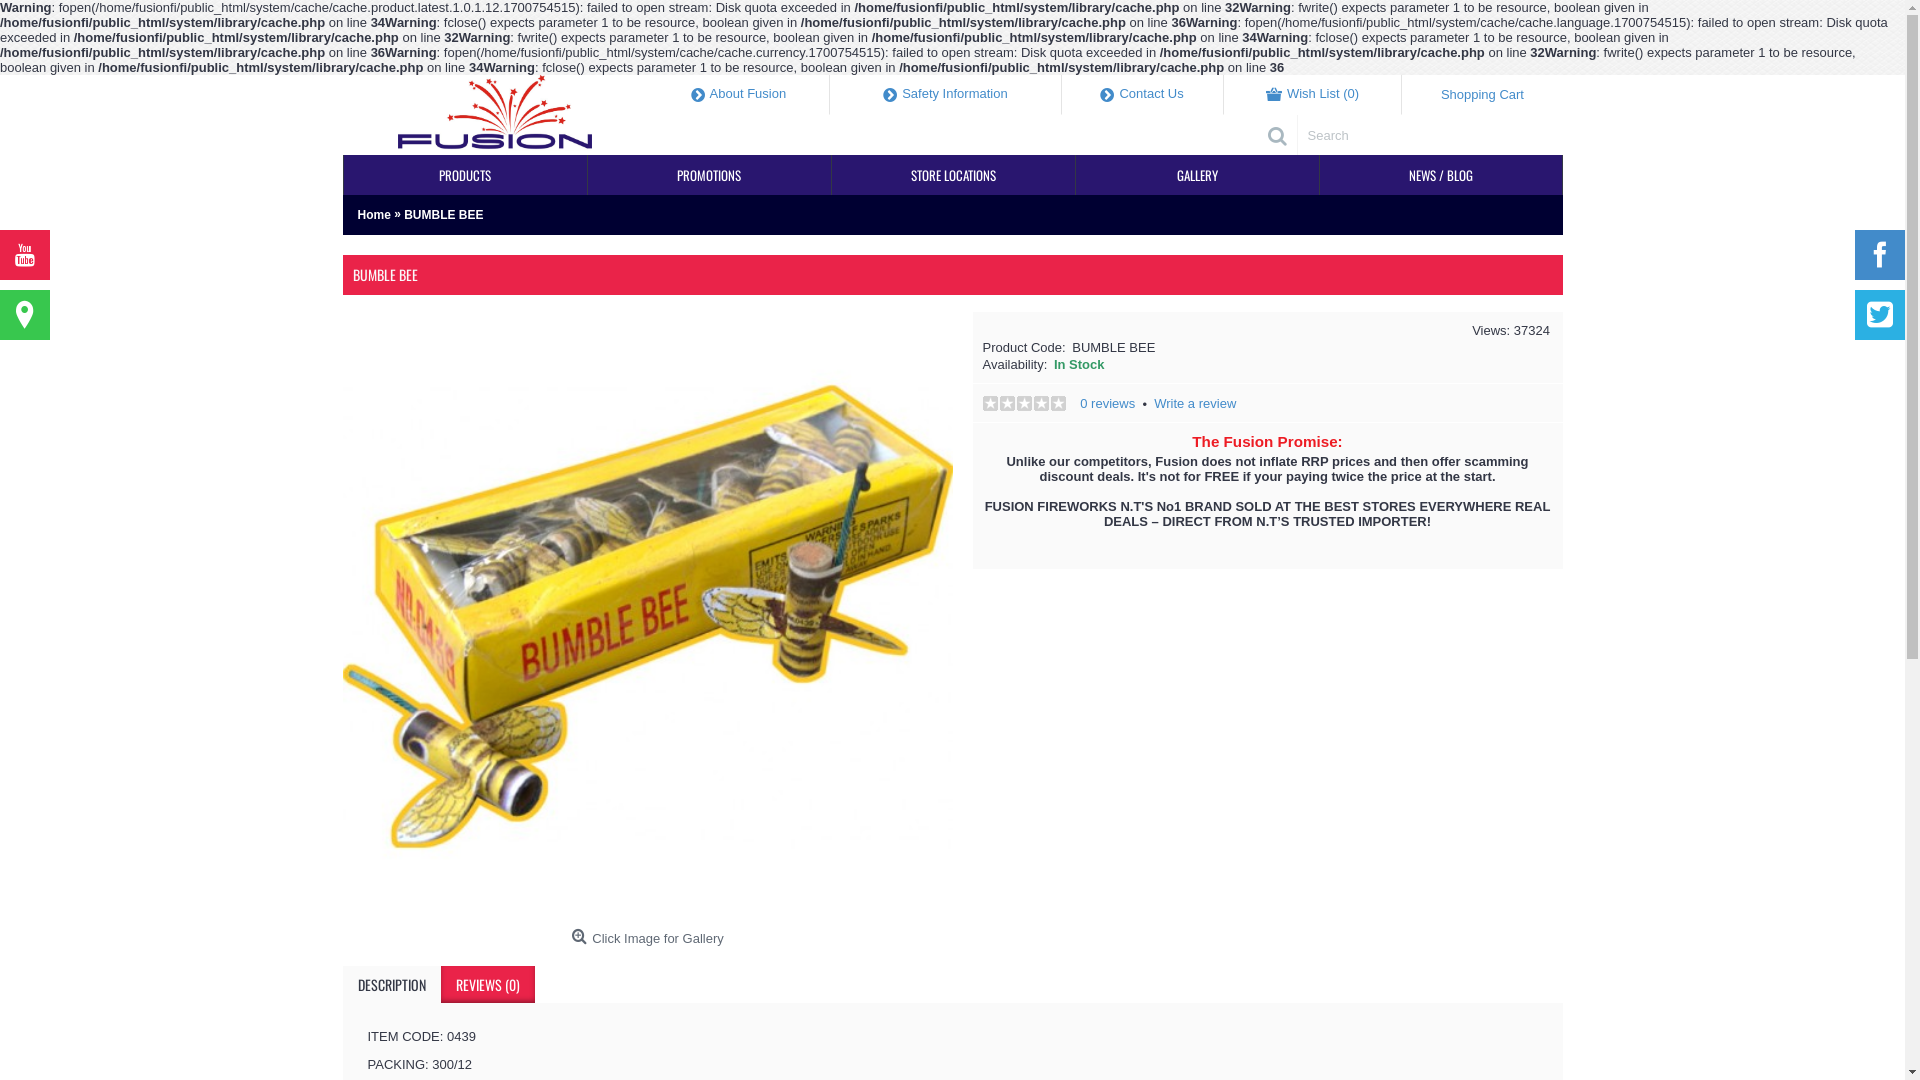 This screenshot has height=1080, width=1920. Describe the element at coordinates (1197, 173) in the screenshot. I see `'GALLERY'` at that location.